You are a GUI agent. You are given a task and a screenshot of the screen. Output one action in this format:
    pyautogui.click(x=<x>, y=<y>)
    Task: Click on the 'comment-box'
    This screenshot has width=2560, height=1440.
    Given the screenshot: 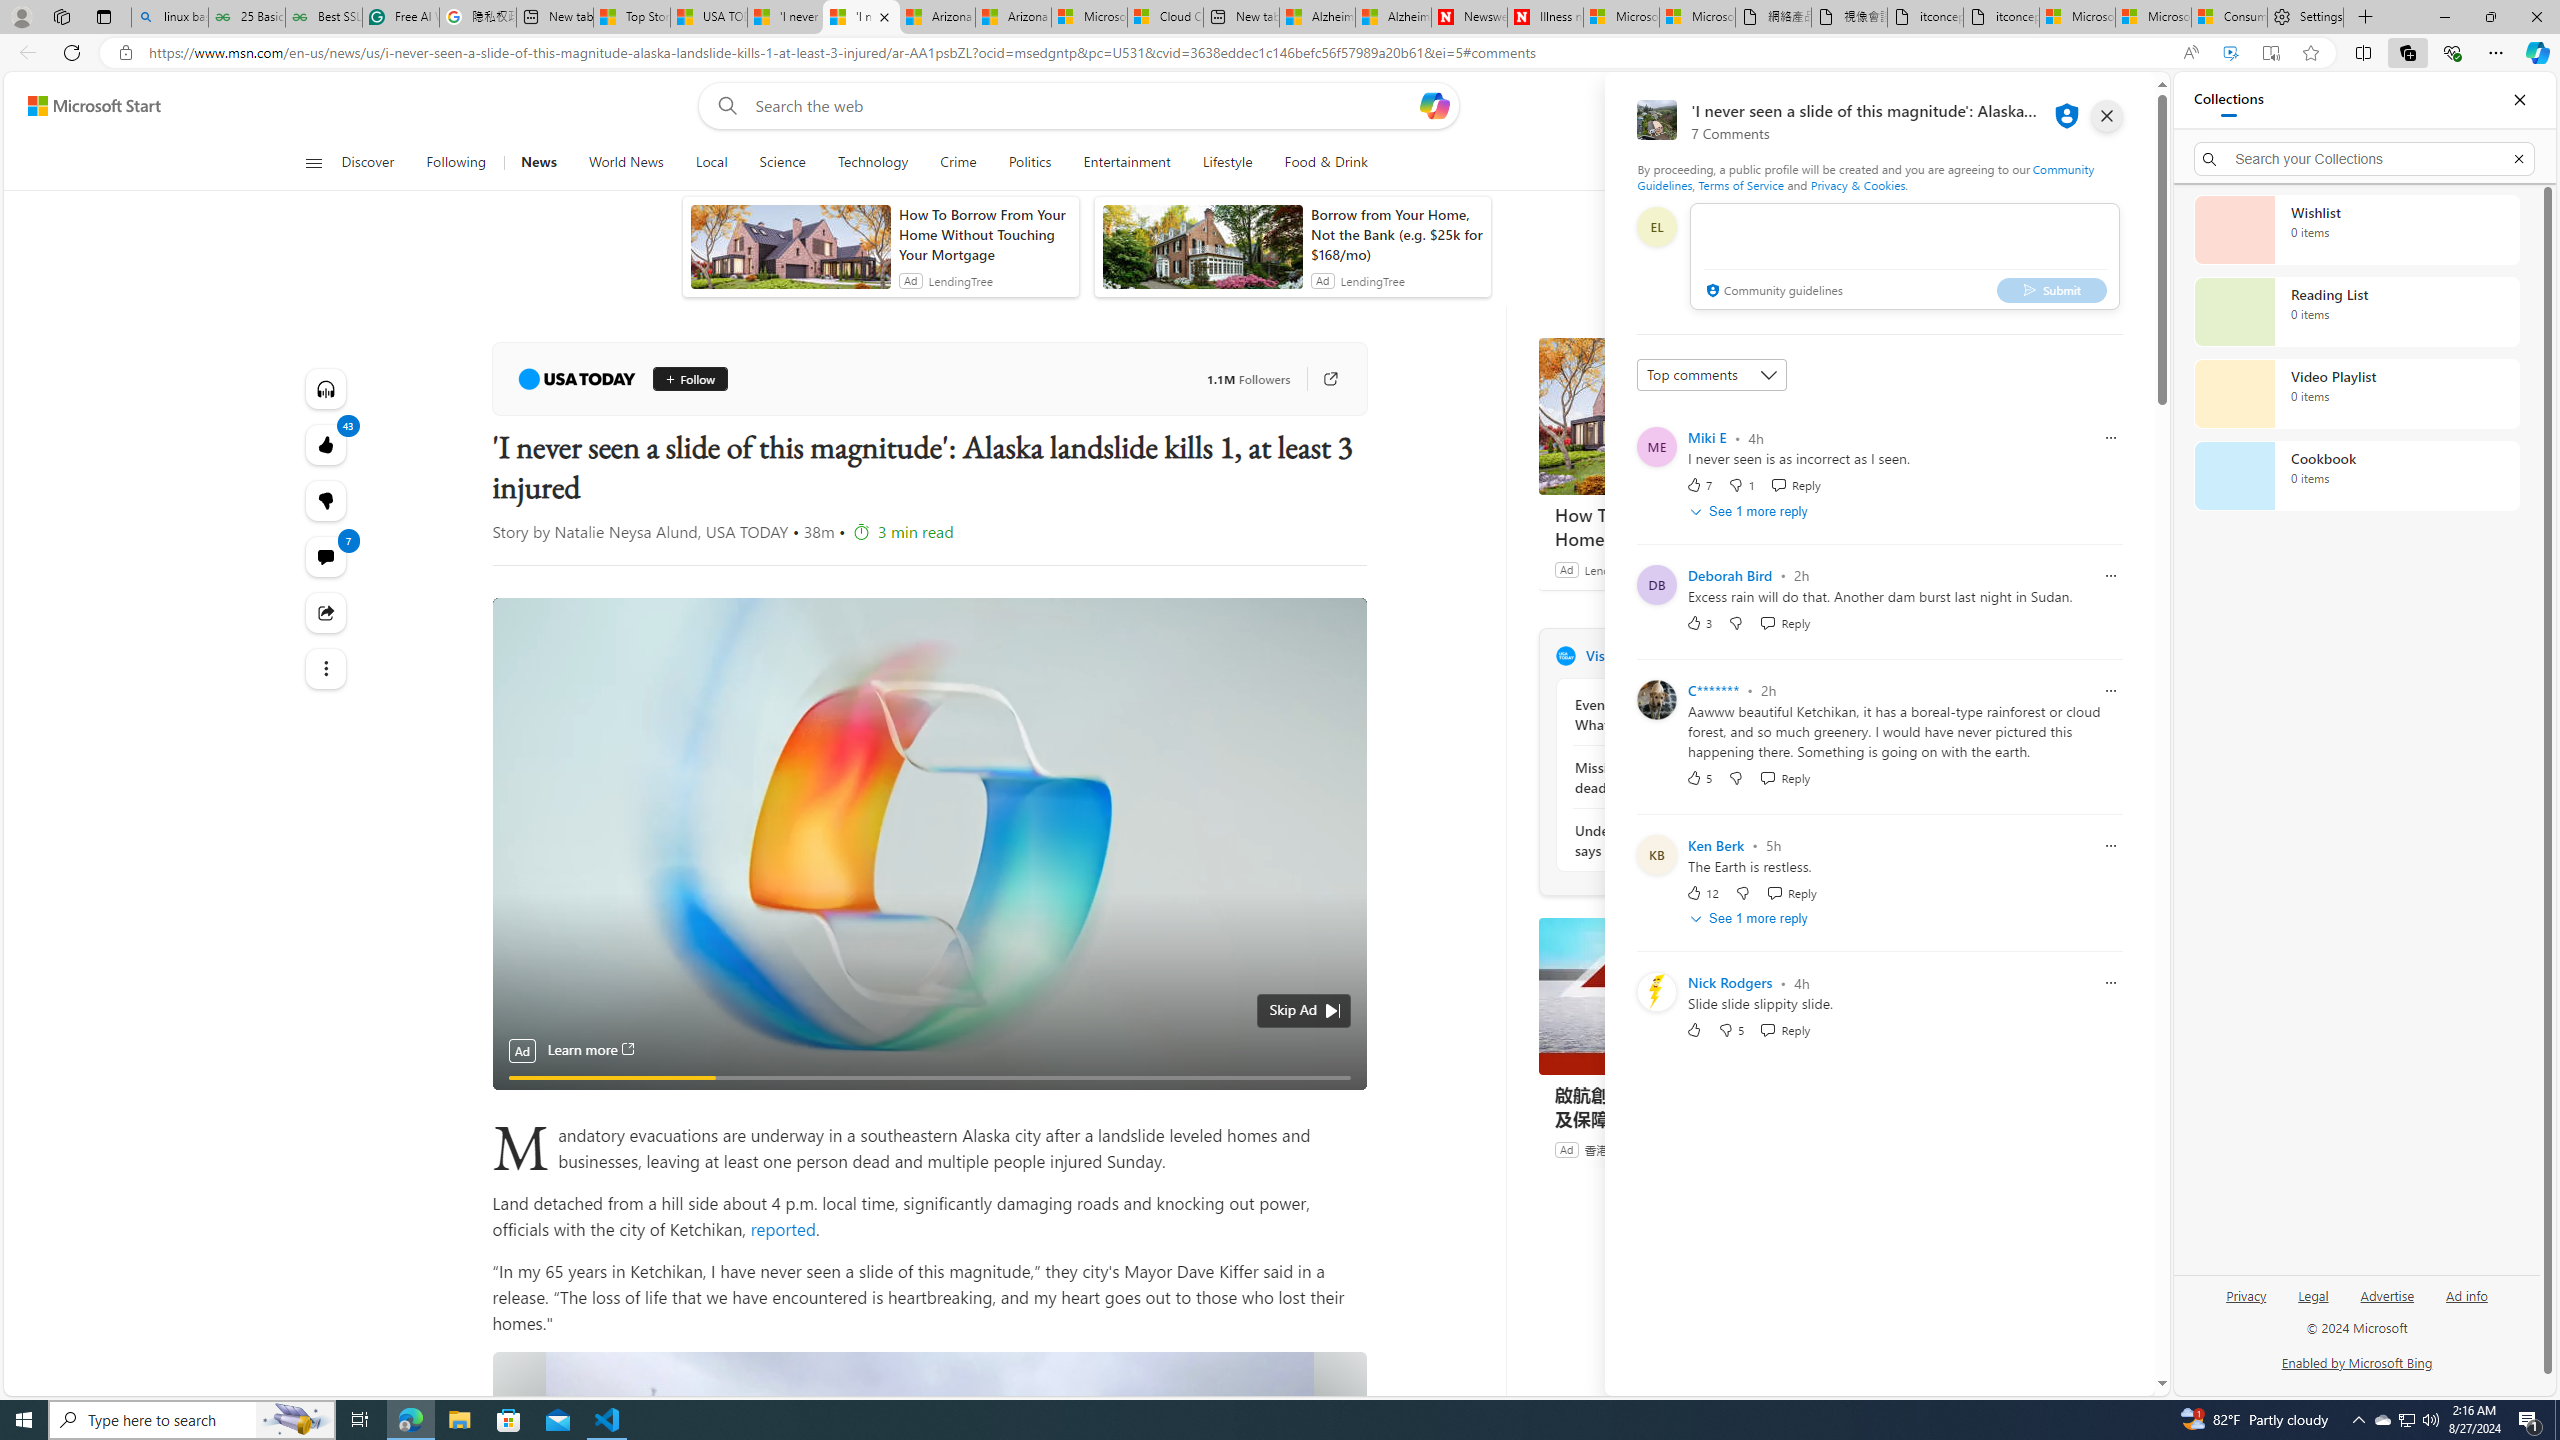 What is the action you would take?
    pyautogui.click(x=1903, y=256)
    